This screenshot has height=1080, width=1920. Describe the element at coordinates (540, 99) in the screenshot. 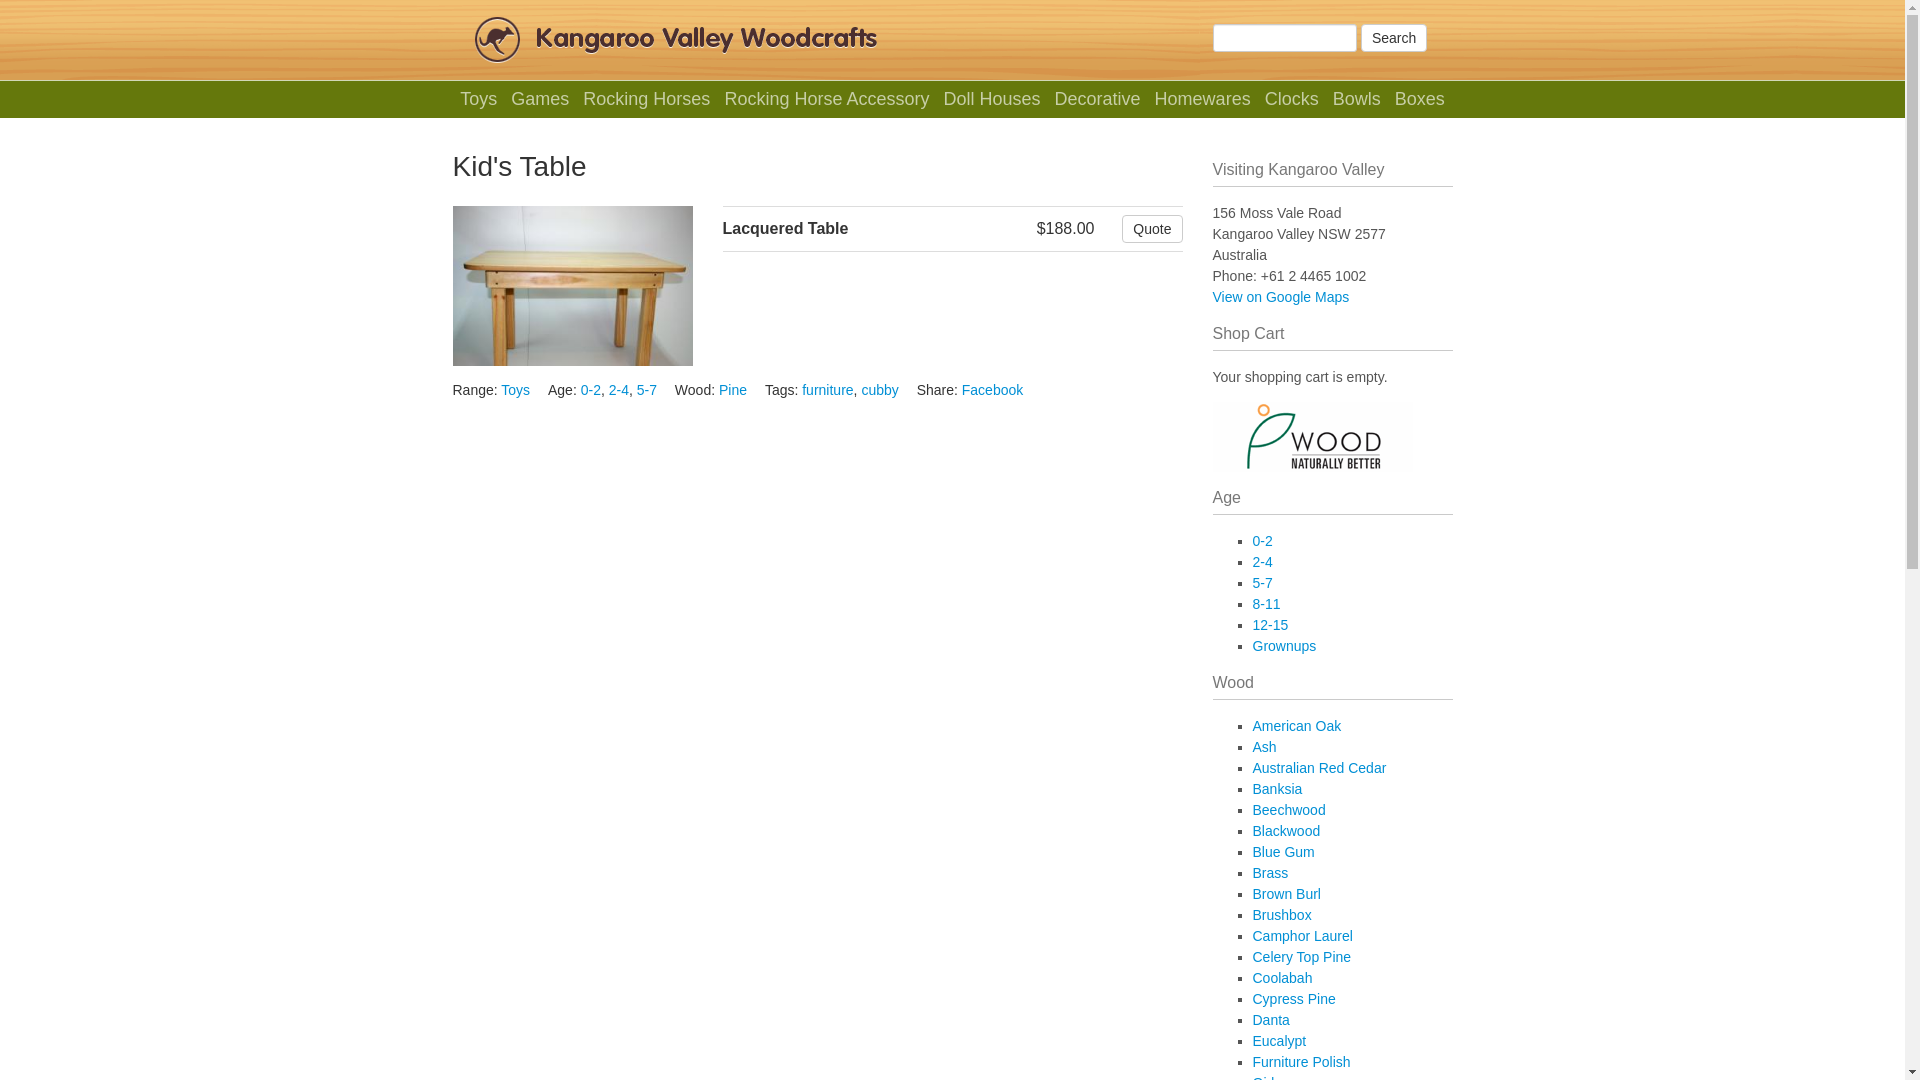

I see `'Games'` at that location.